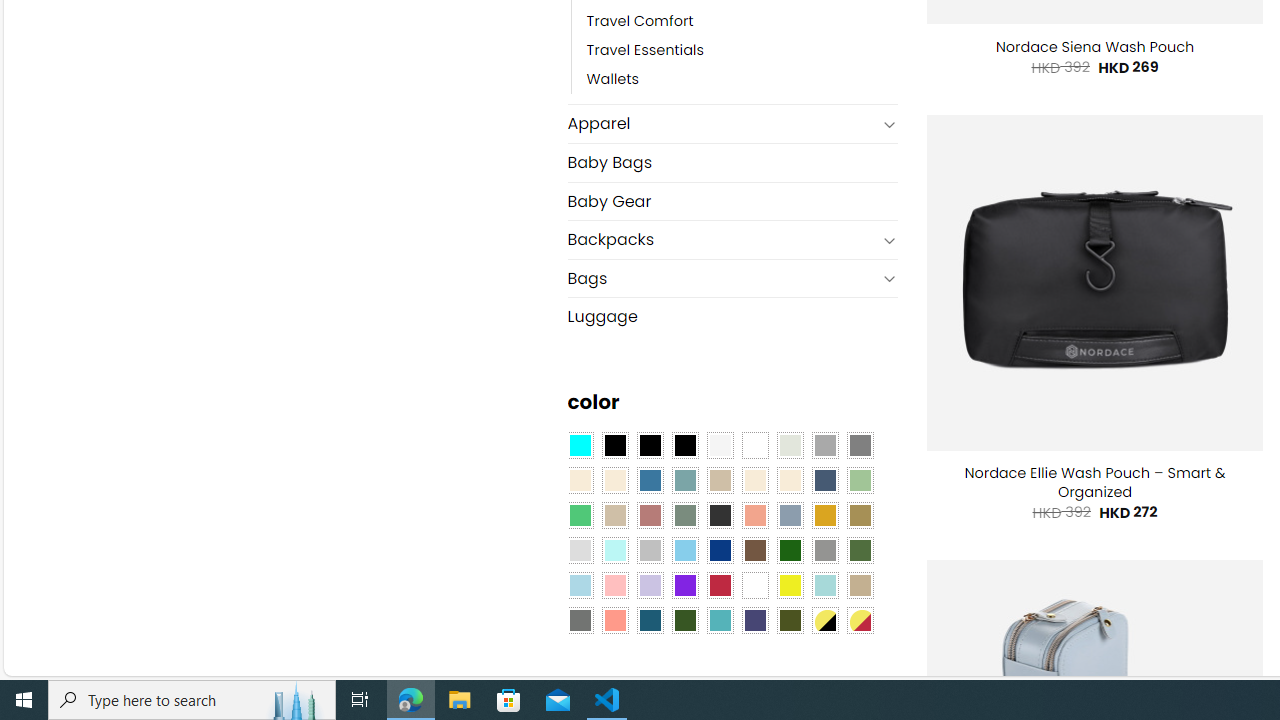 This screenshot has height=720, width=1280. I want to click on 'Blue Sage', so click(684, 480).